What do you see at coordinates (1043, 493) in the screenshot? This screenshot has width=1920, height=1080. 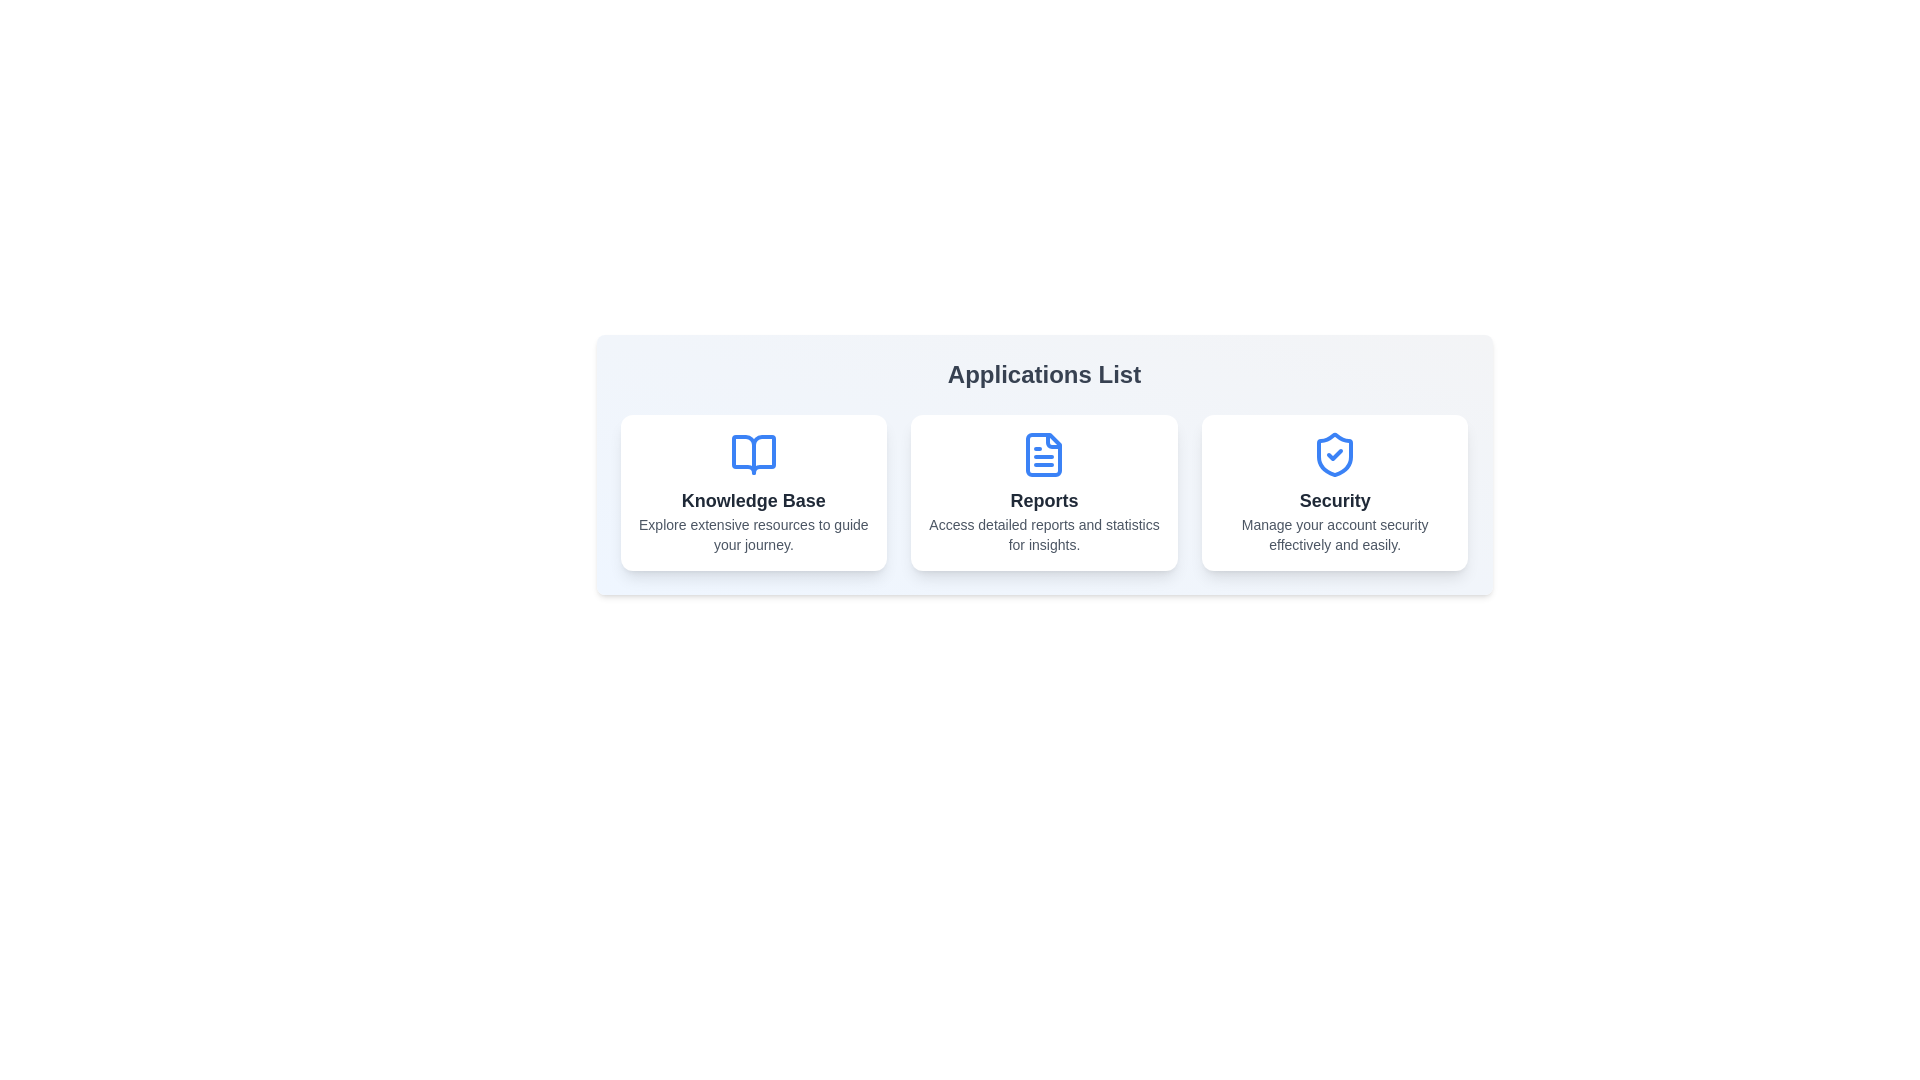 I see `the card titled Reports to observe the hover effect` at bounding box center [1043, 493].